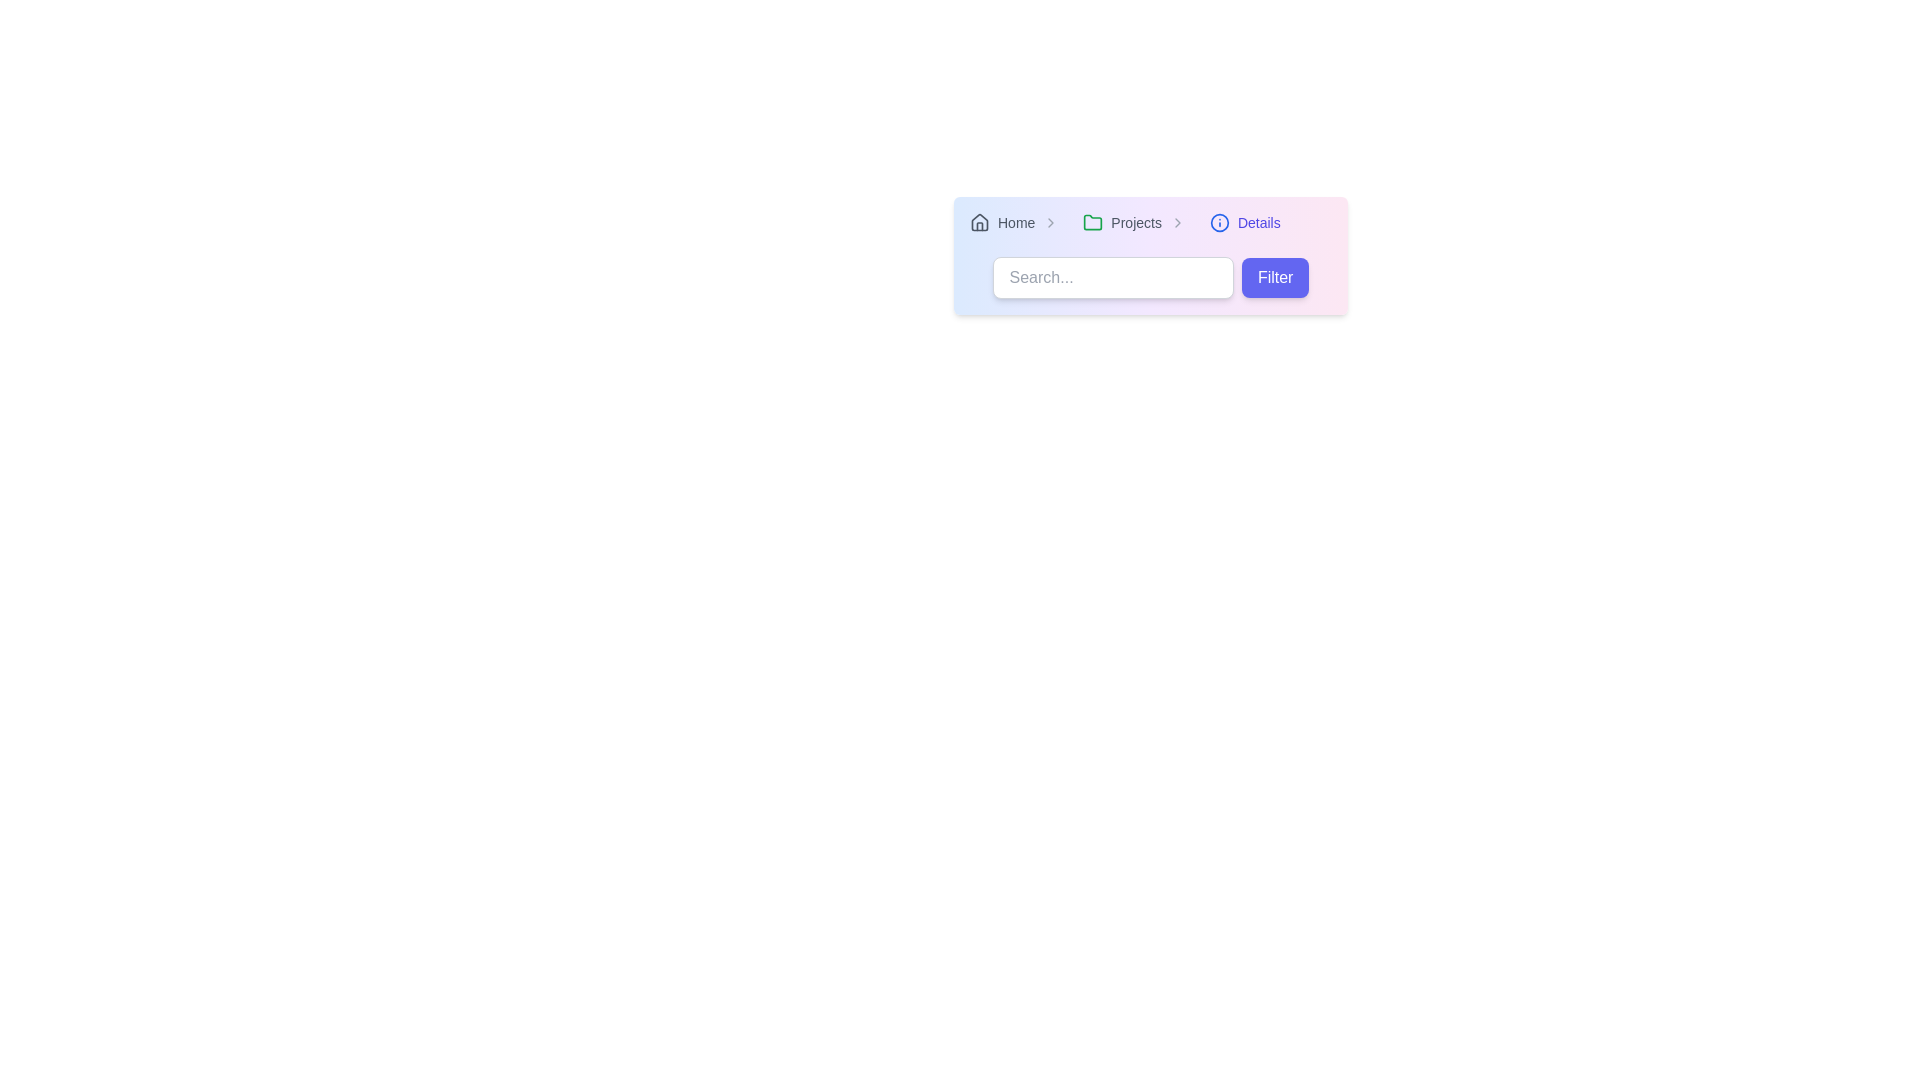 The width and height of the screenshot is (1920, 1080). What do you see at coordinates (979, 223) in the screenshot?
I see `the house icon in the breadcrumb navigation bar` at bounding box center [979, 223].